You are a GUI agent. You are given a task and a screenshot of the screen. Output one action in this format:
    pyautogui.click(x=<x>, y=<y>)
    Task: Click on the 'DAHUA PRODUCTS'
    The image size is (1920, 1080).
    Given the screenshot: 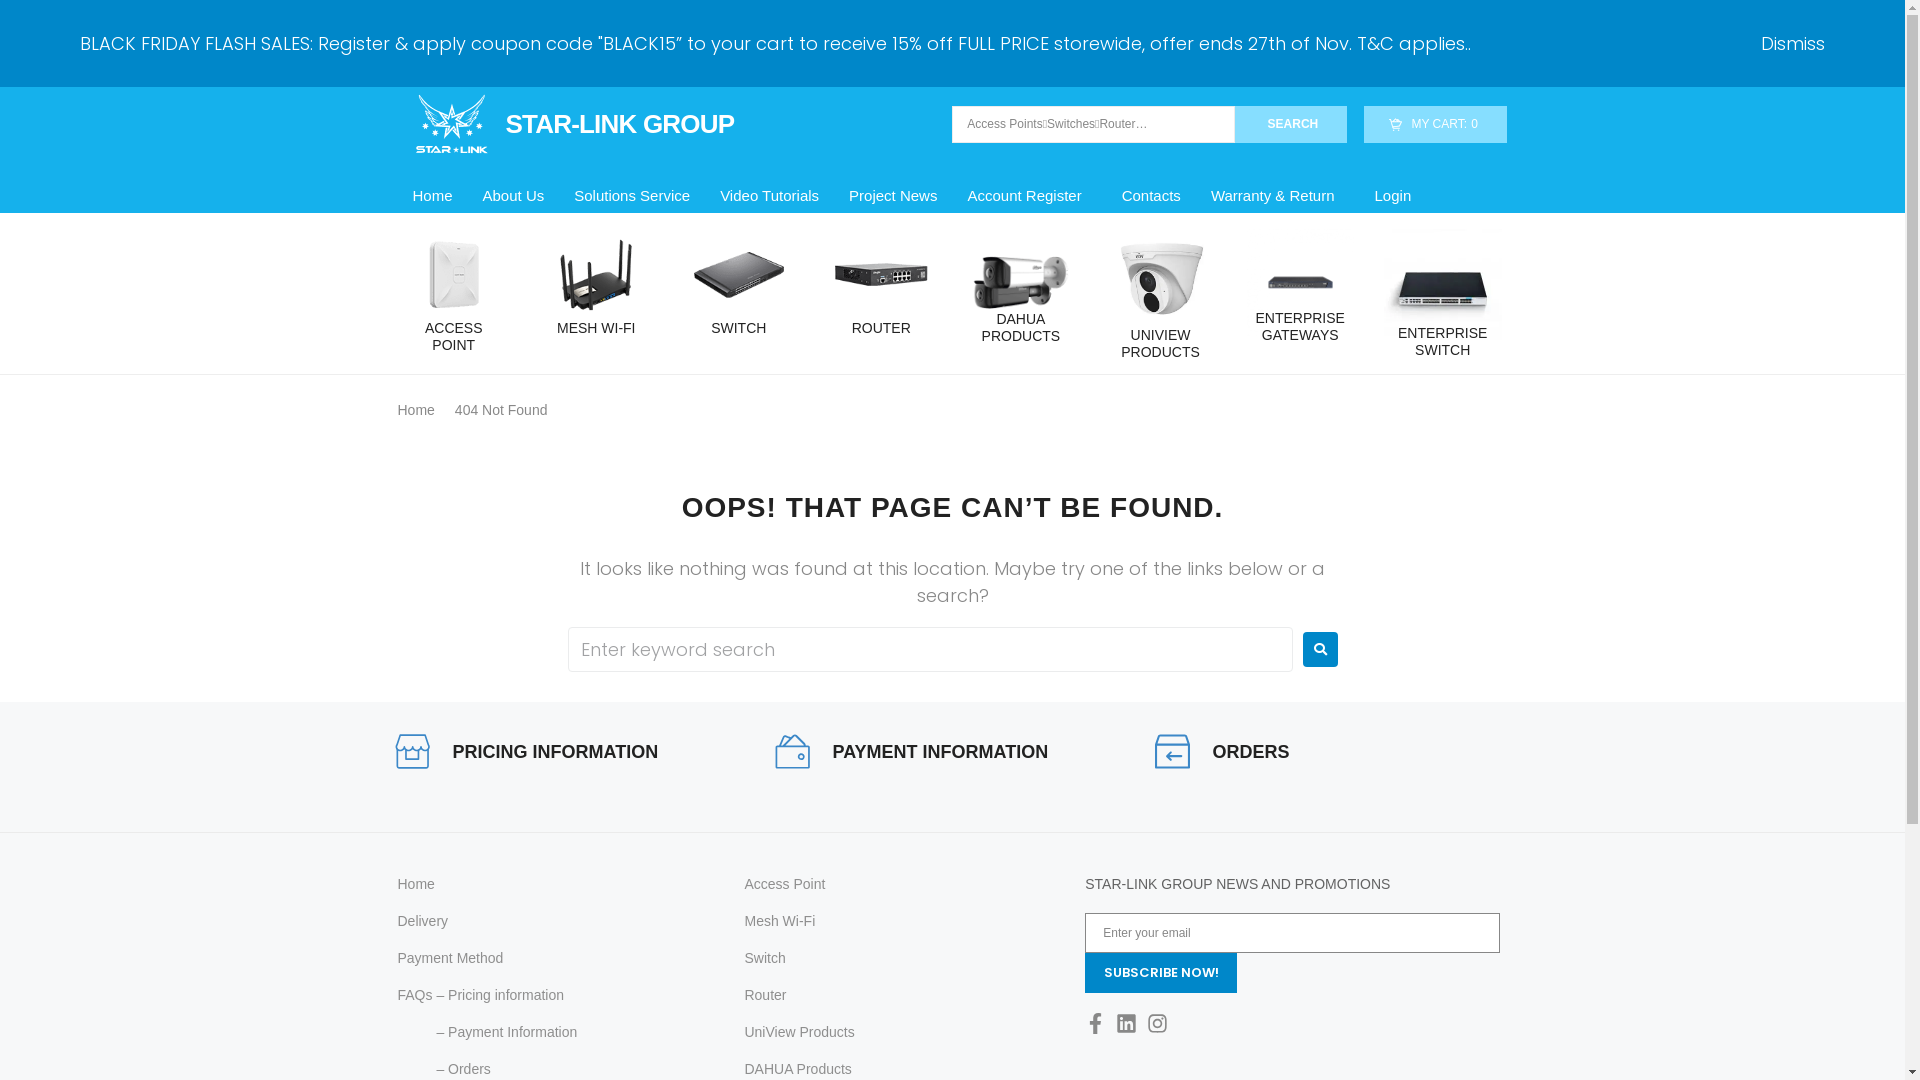 What is the action you would take?
    pyautogui.click(x=1021, y=326)
    